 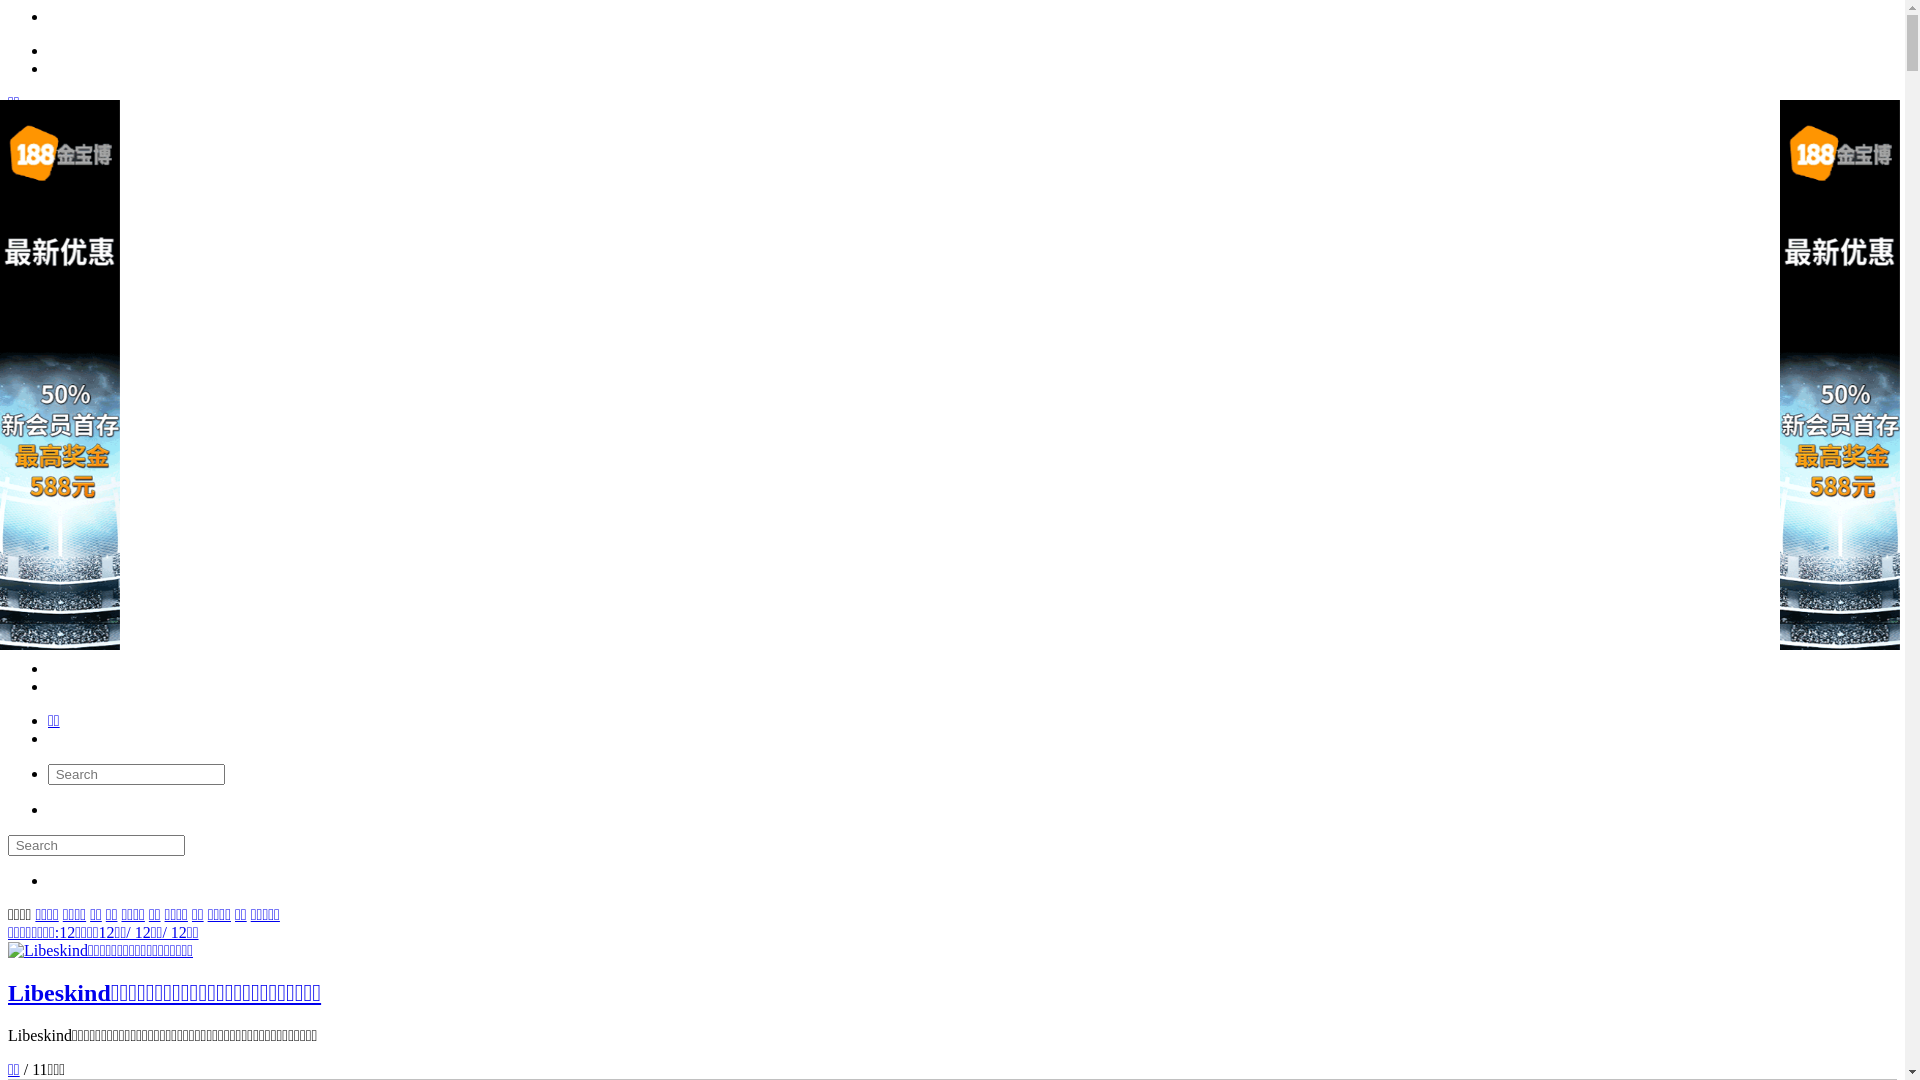 What do you see at coordinates (95, 845) in the screenshot?
I see `'Search'` at bounding box center [95, 845].